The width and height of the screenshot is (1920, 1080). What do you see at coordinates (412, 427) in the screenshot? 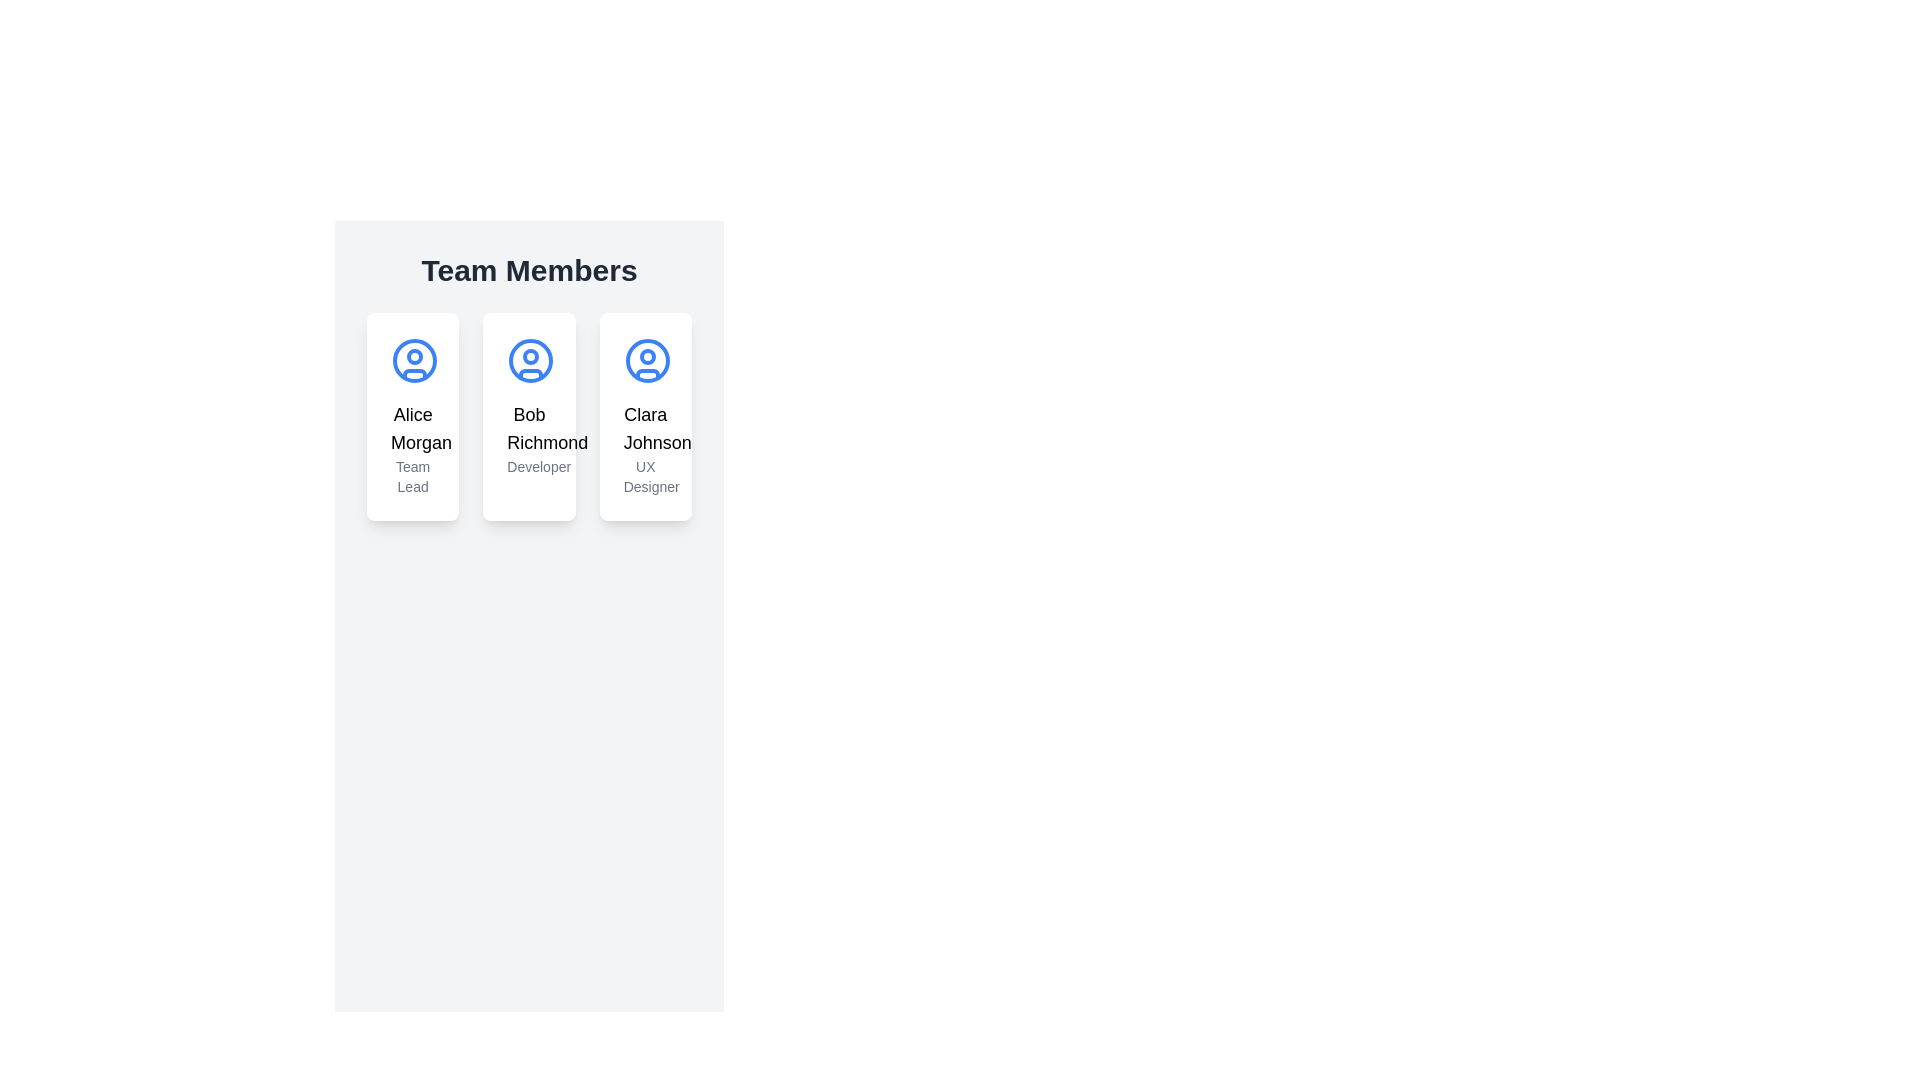
I see `the text label displaying 'Alice Morgan', which is styled in a larger font size and bolded, located inside the first card of the 'Team Members' section` at bounding box center [412, 427].